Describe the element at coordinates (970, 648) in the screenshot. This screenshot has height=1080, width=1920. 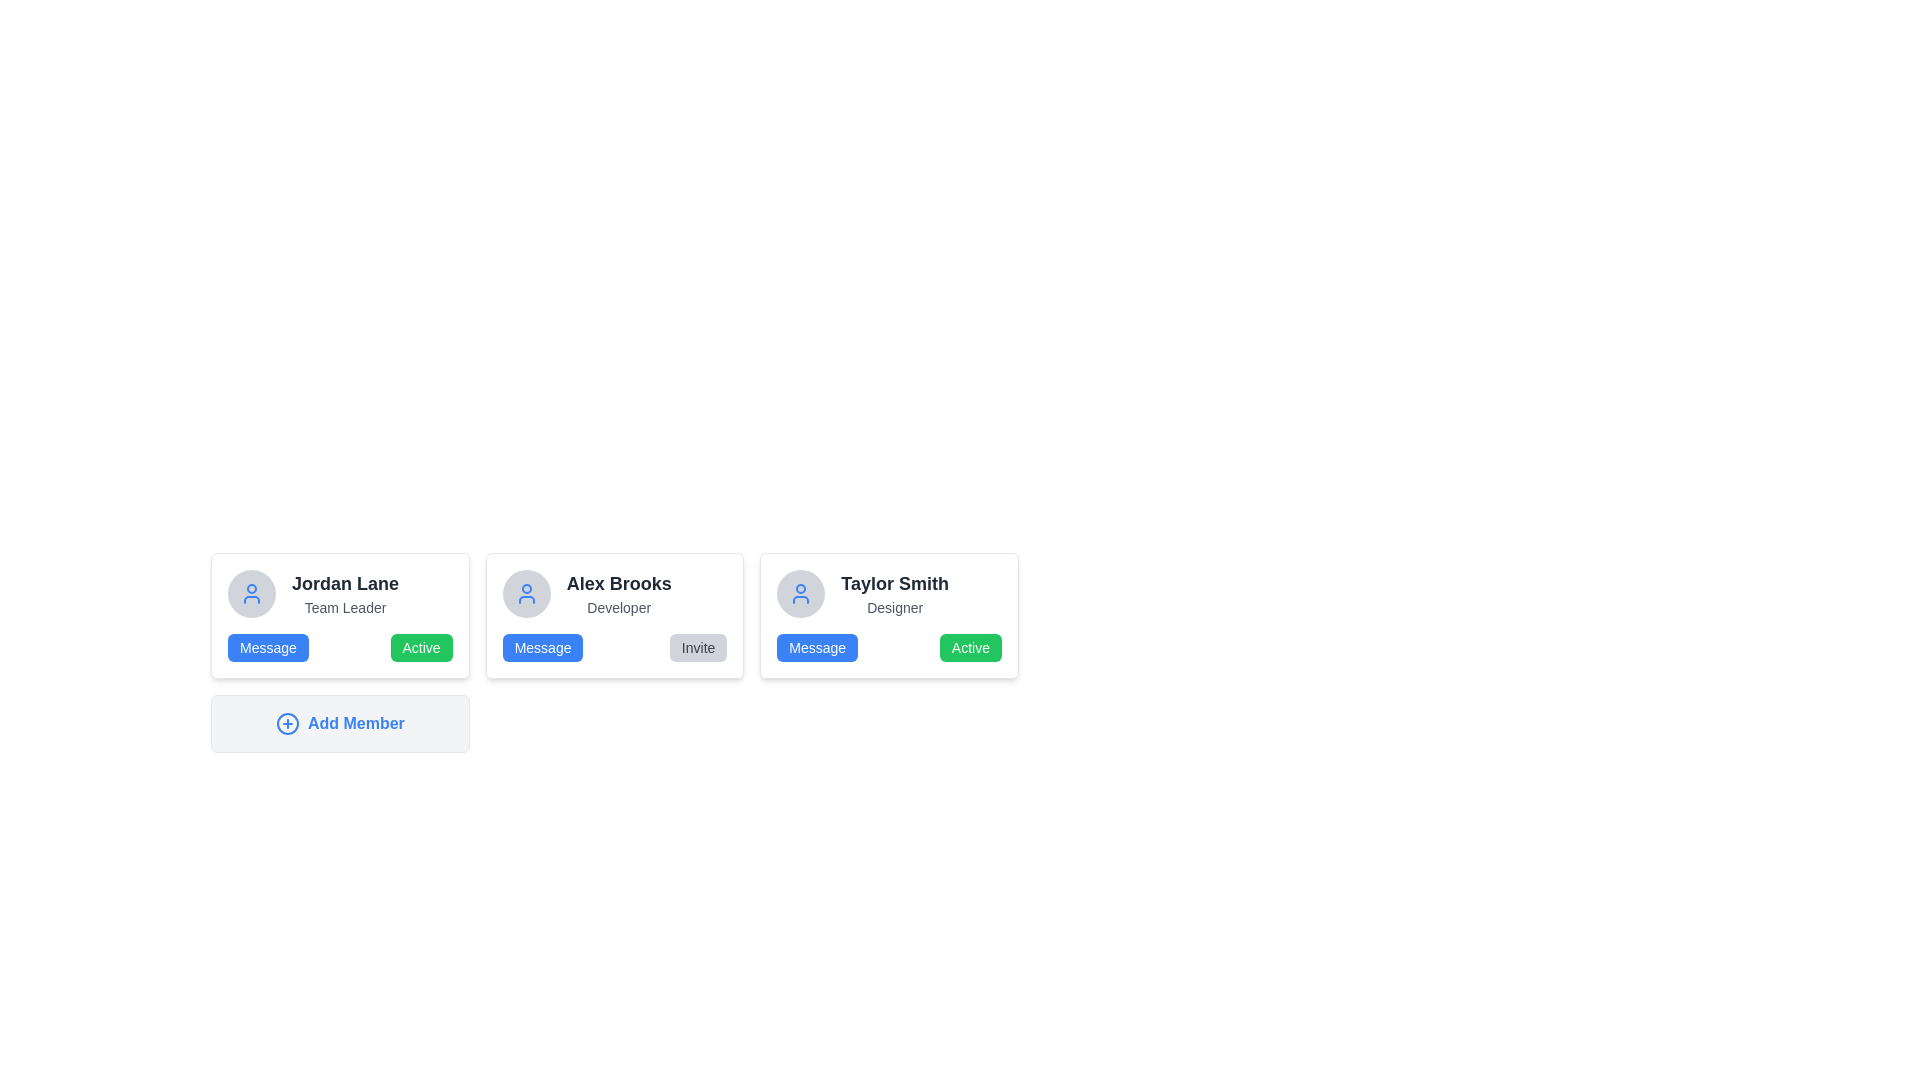
I see `the bright green button labeled 'Active'` at that location.